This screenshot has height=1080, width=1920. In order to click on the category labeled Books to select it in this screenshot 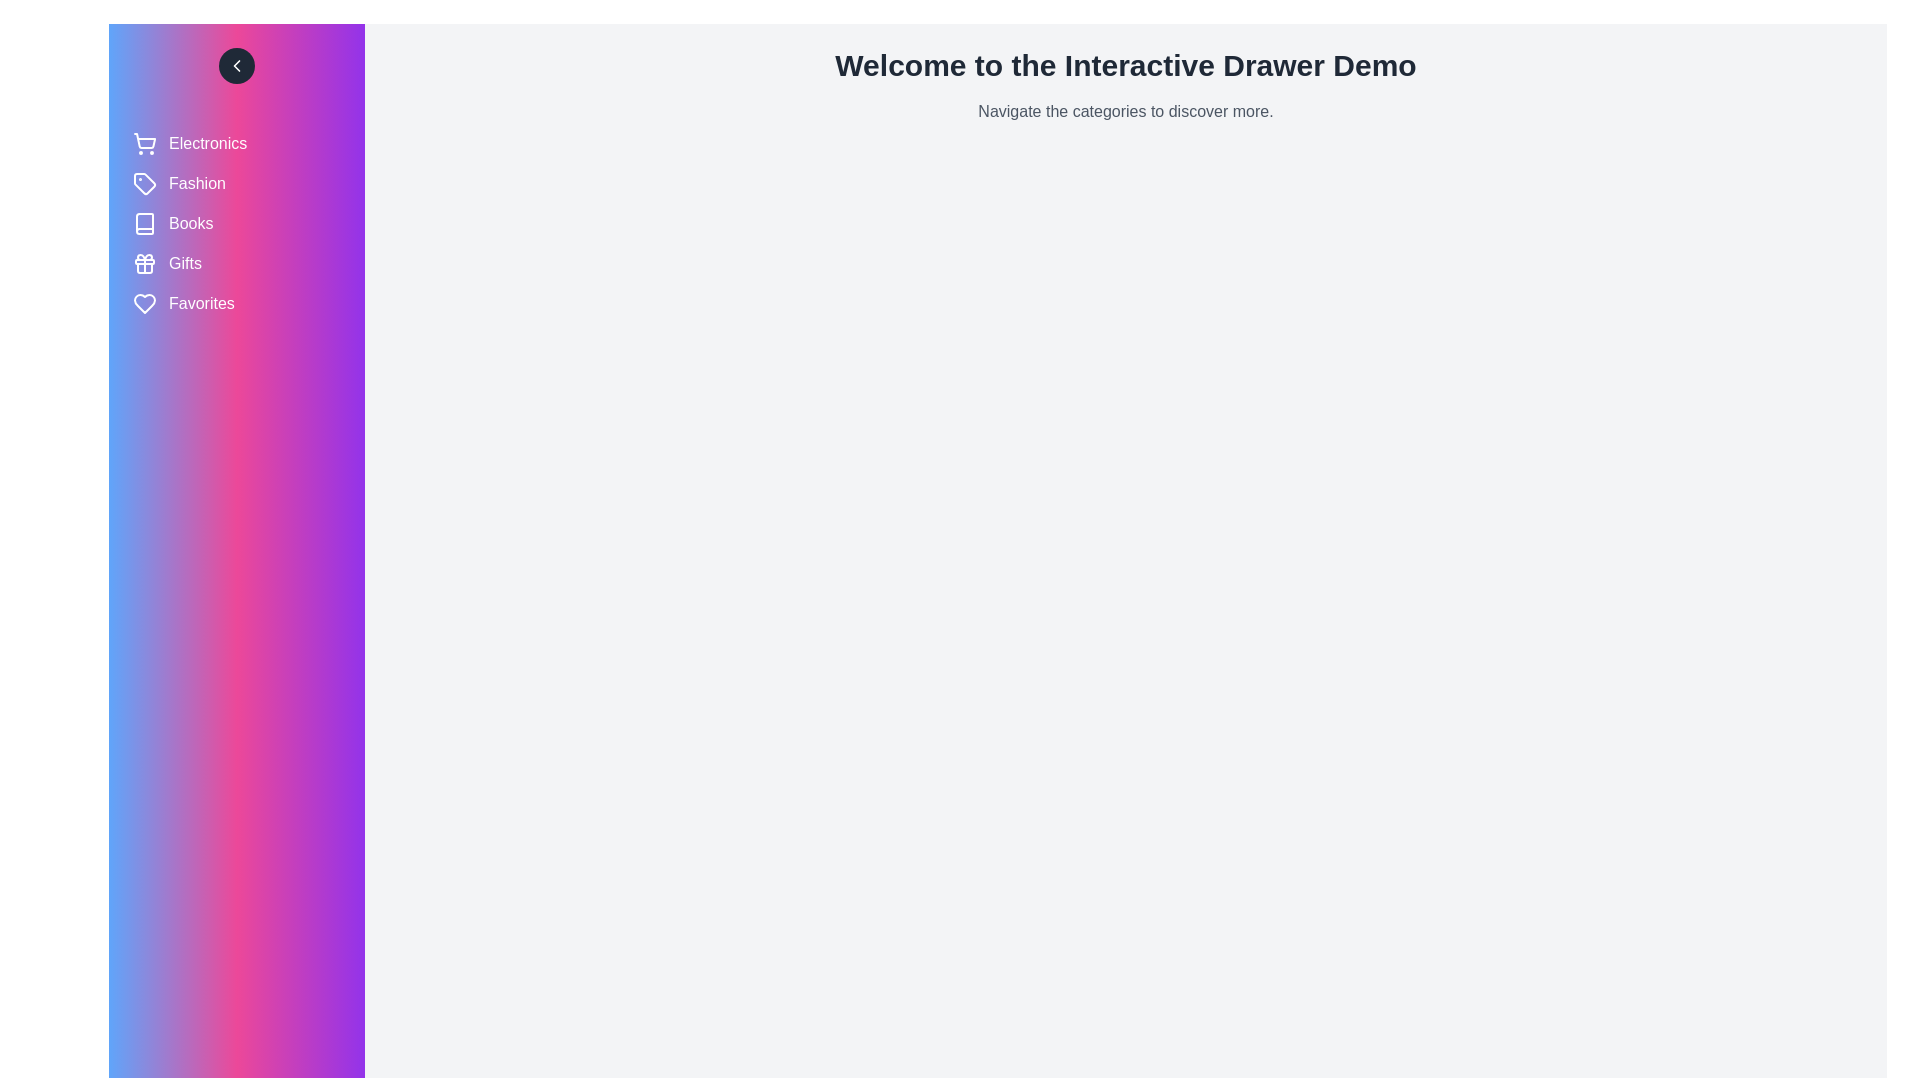, I will do `click(236, 223)`.